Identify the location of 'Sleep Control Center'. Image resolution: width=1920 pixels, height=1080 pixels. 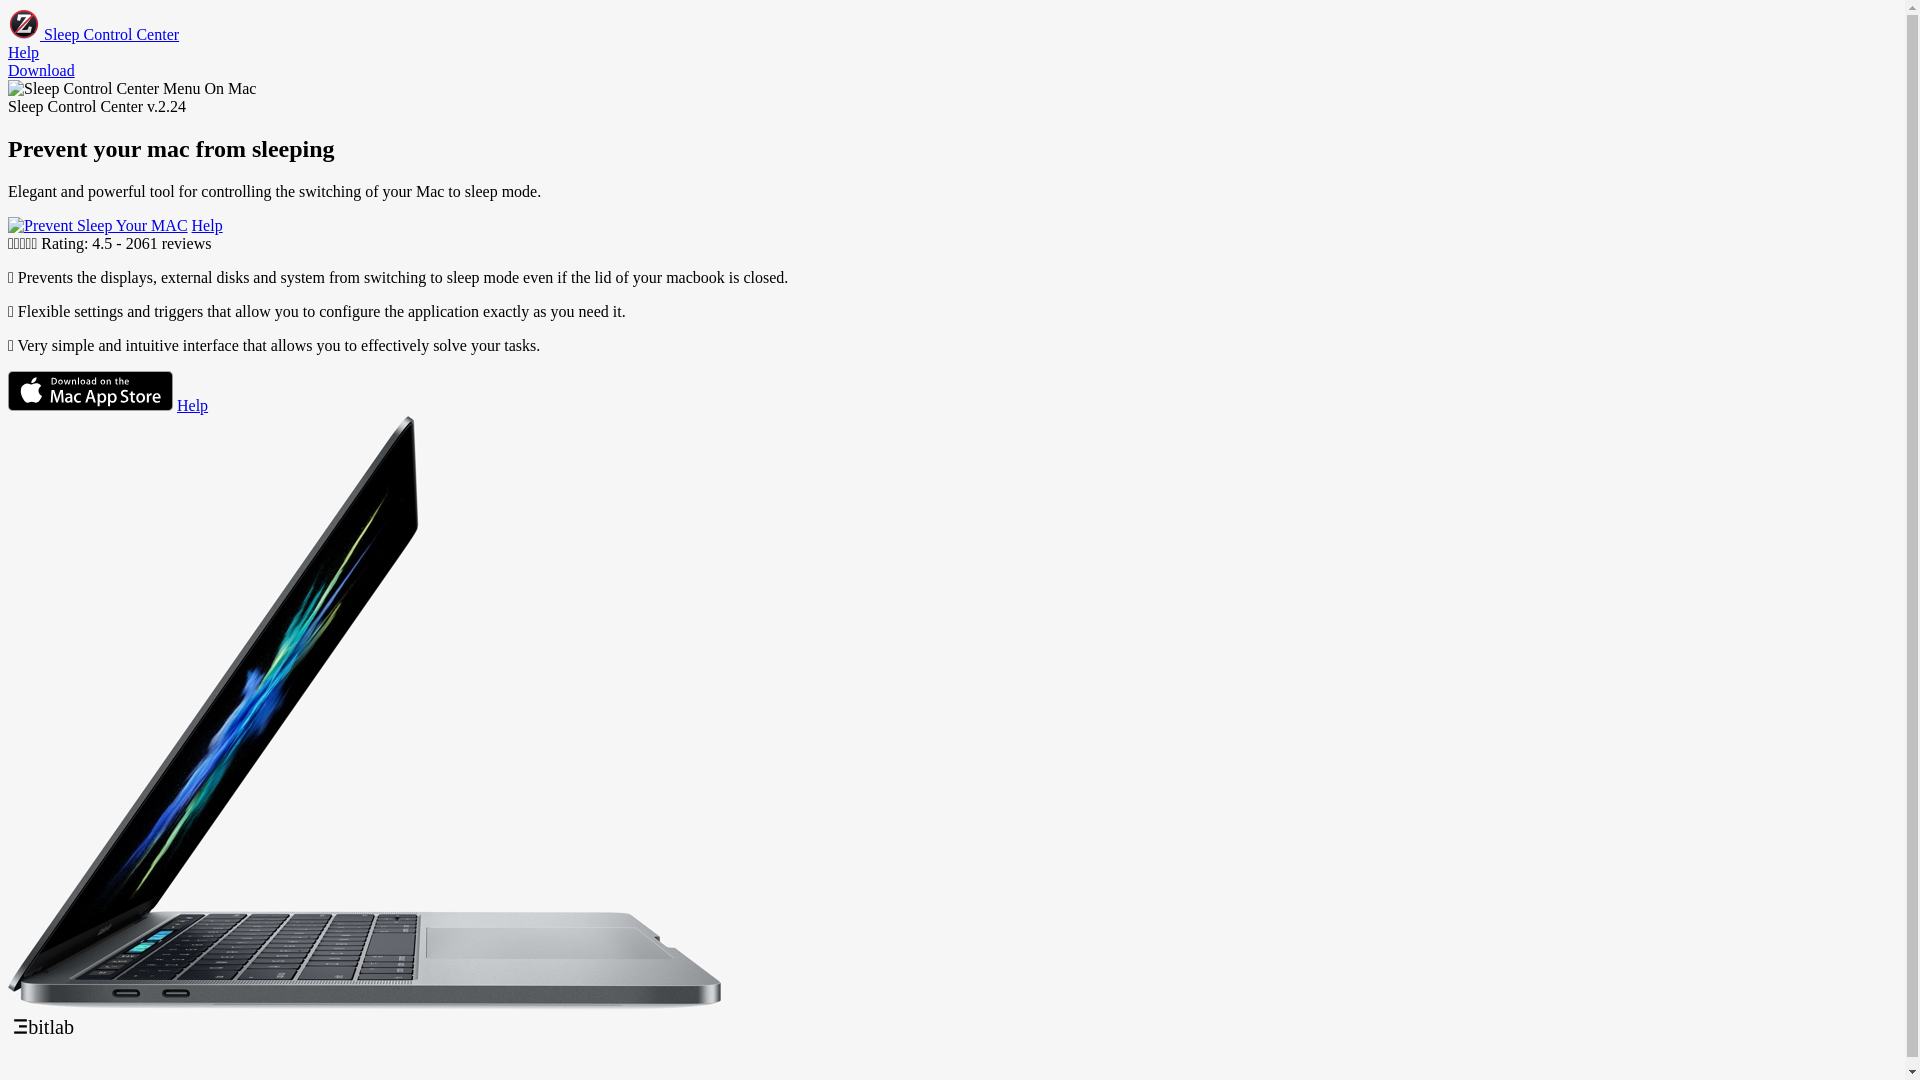
(92, 34).